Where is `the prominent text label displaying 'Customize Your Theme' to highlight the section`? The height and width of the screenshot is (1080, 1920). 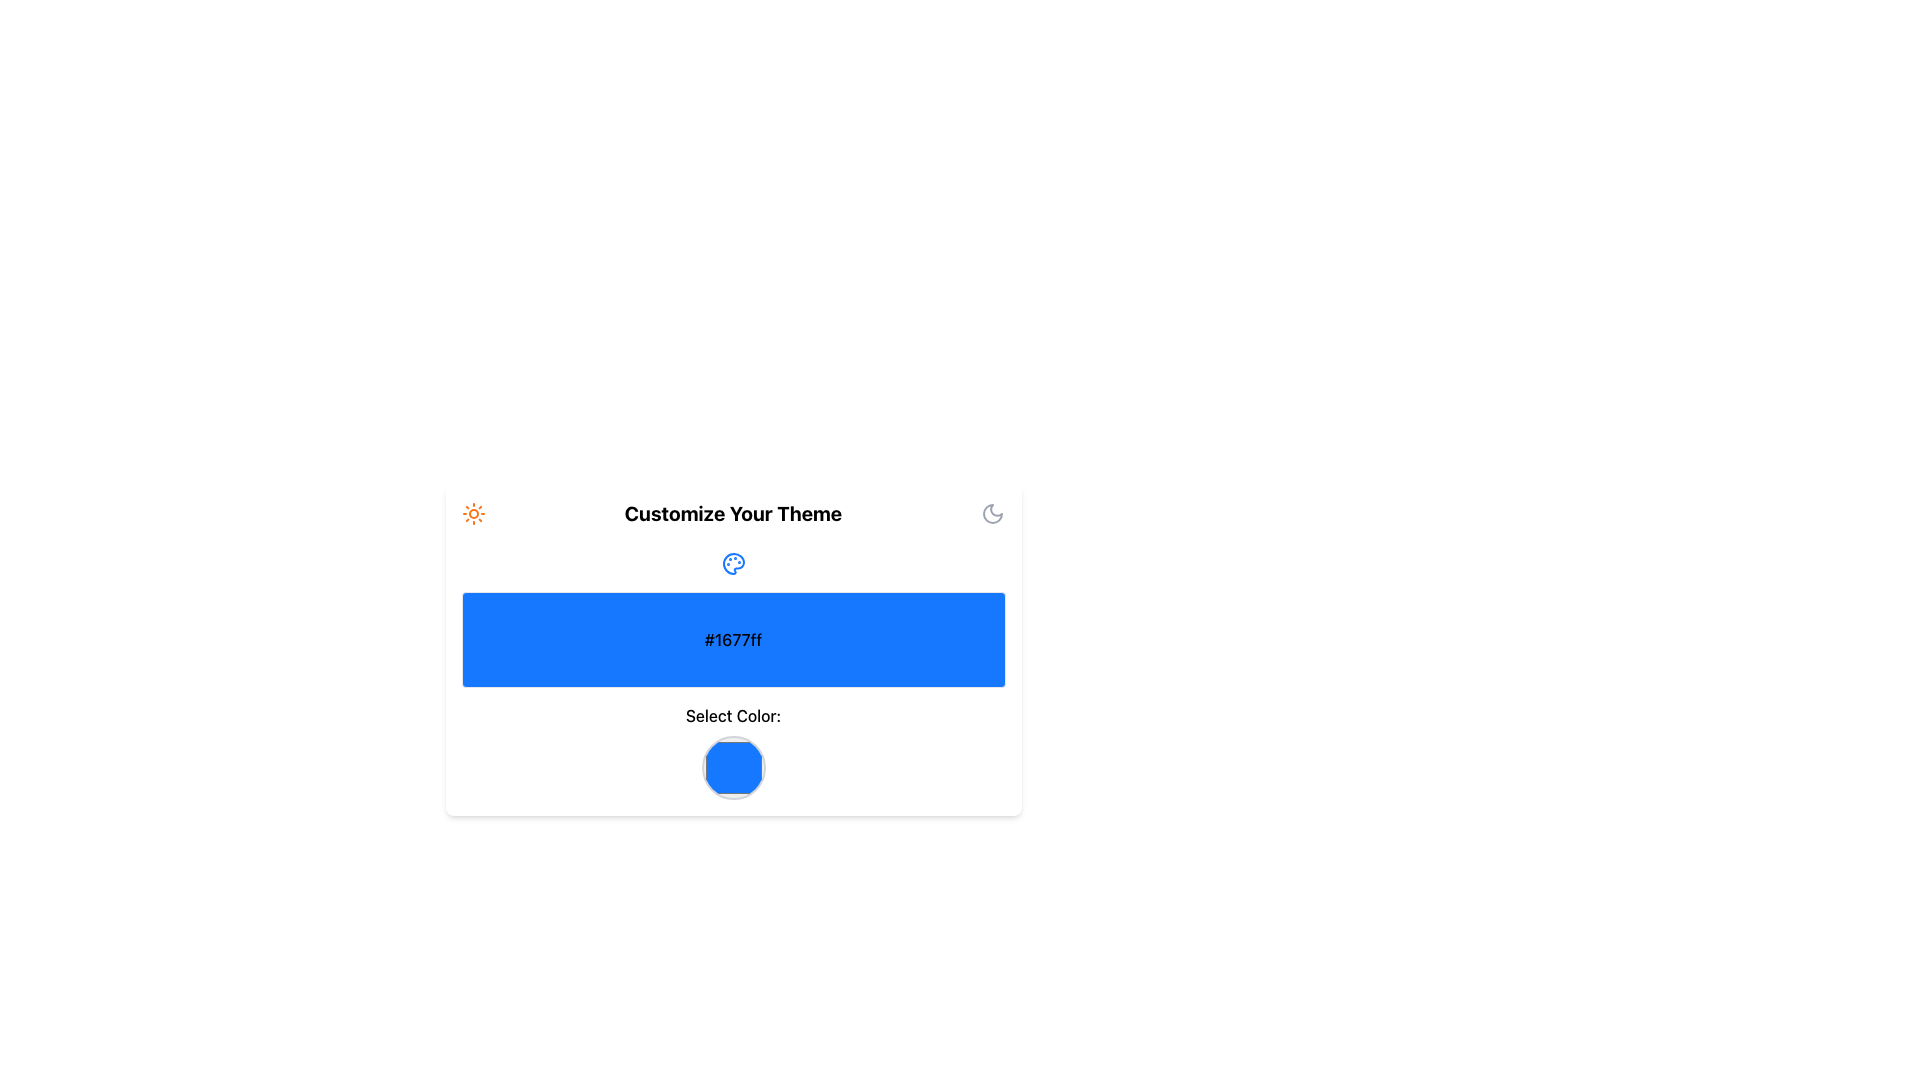 the prominent text label displaying 'Customize Your Theme' to highlight the section is located at coordinates (732, 512).